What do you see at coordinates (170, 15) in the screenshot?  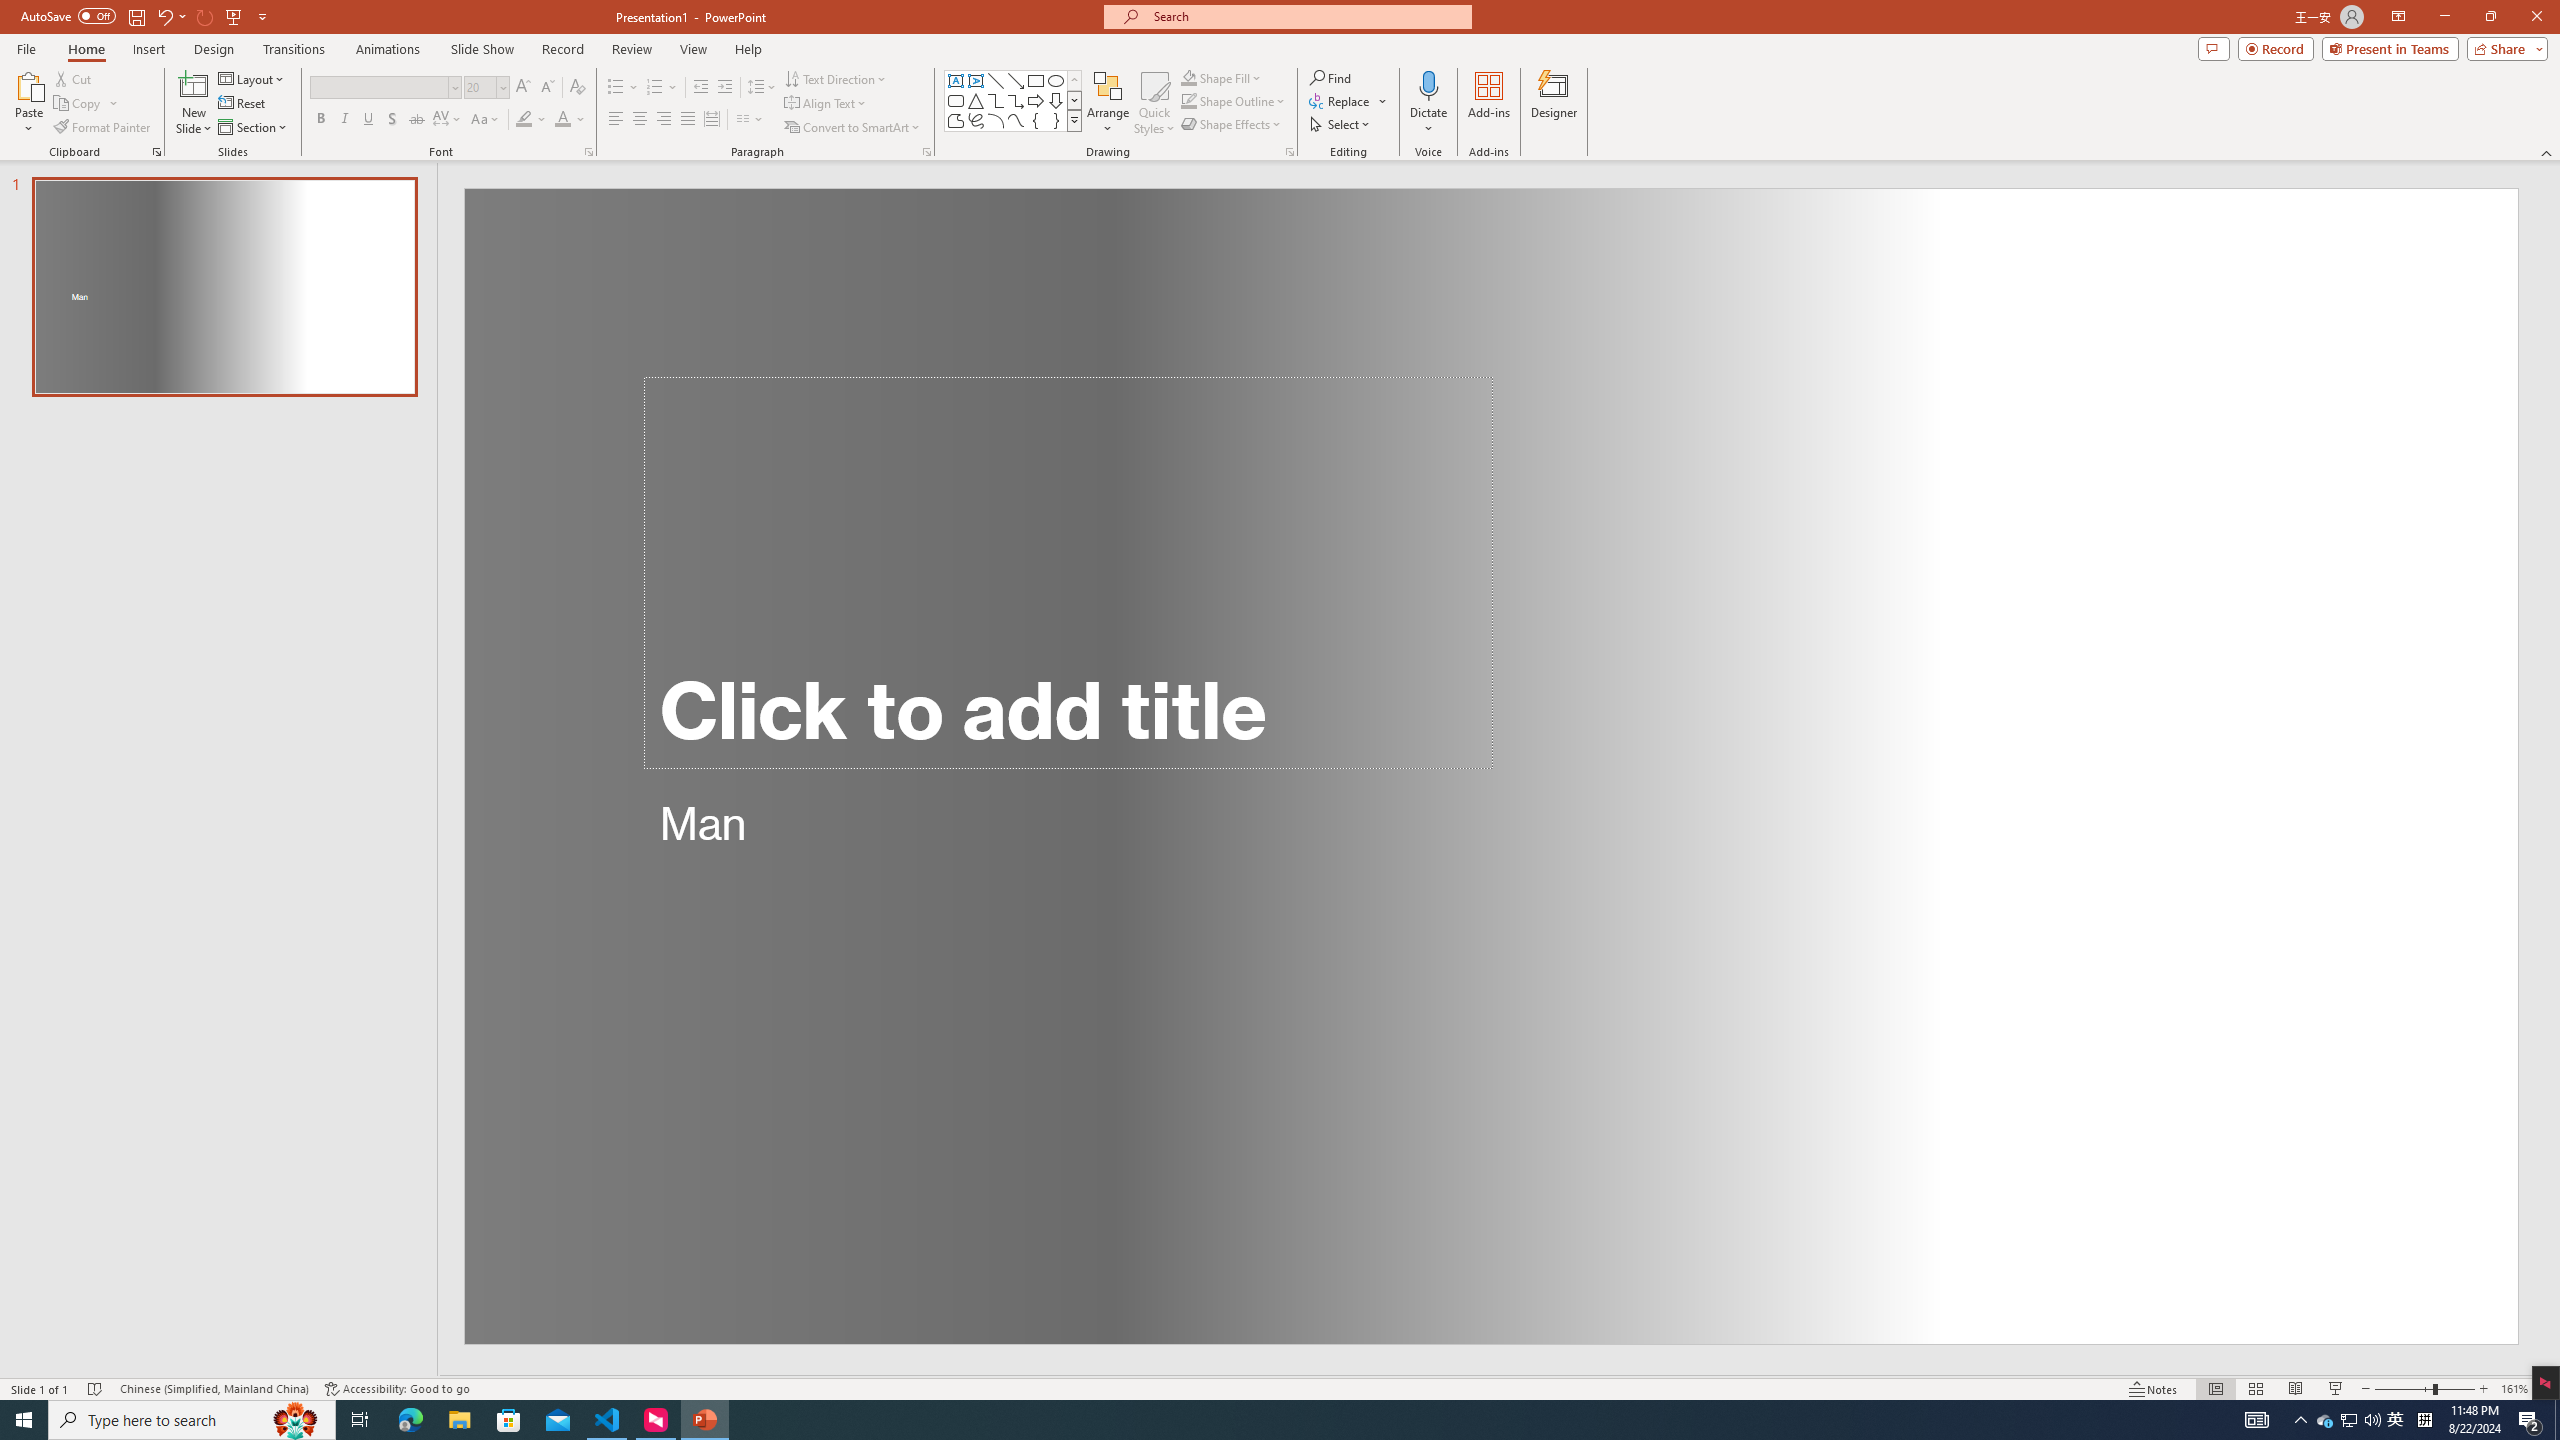 I see `'Undo'` at bounding box center [170, 15].